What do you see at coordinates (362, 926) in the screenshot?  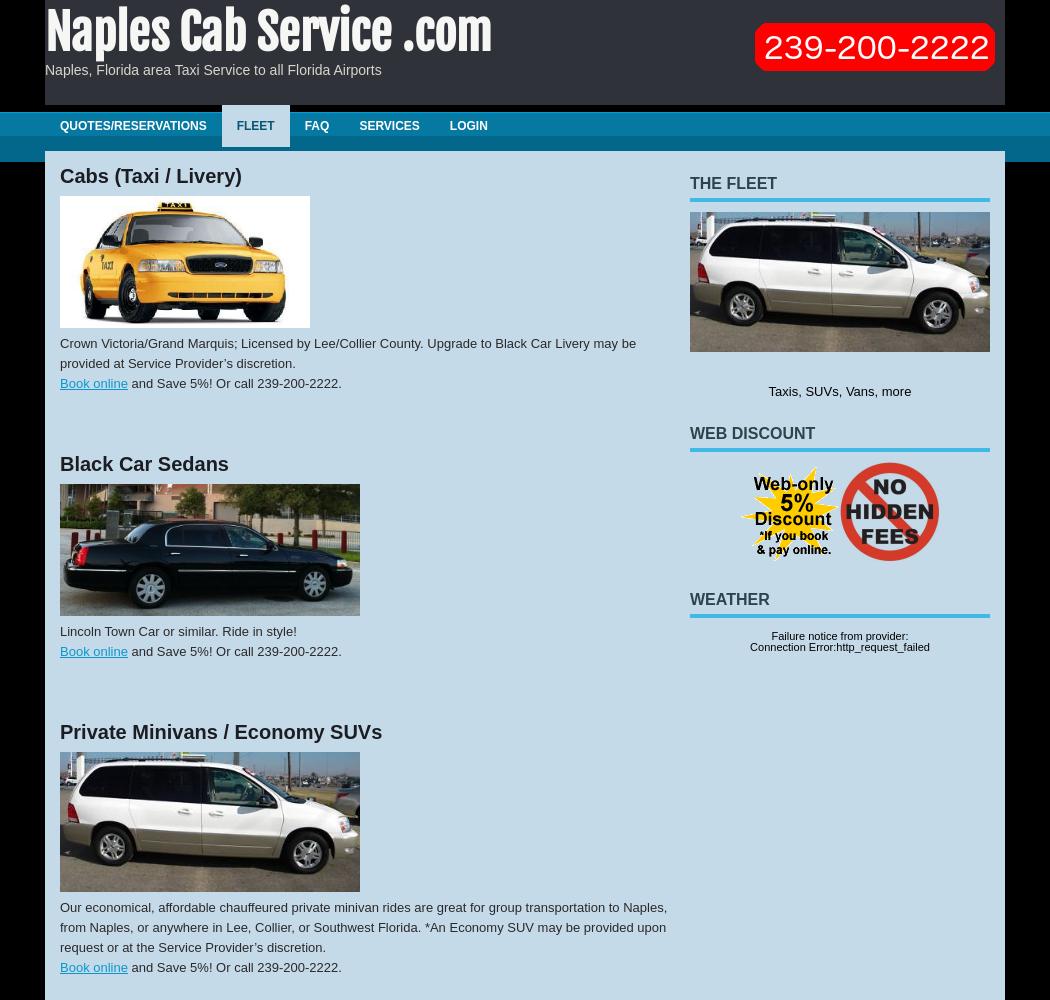 I see `'Our economical, affordable chauffeured private minivan rides are great for group transportation to Naples, from Naples, or anywhere in Lee, Collier, or Southwest Florida. *An Economy SUV may be provided upon request or at the Service Provider’s discretion.'` at bounding box center [362, 926].